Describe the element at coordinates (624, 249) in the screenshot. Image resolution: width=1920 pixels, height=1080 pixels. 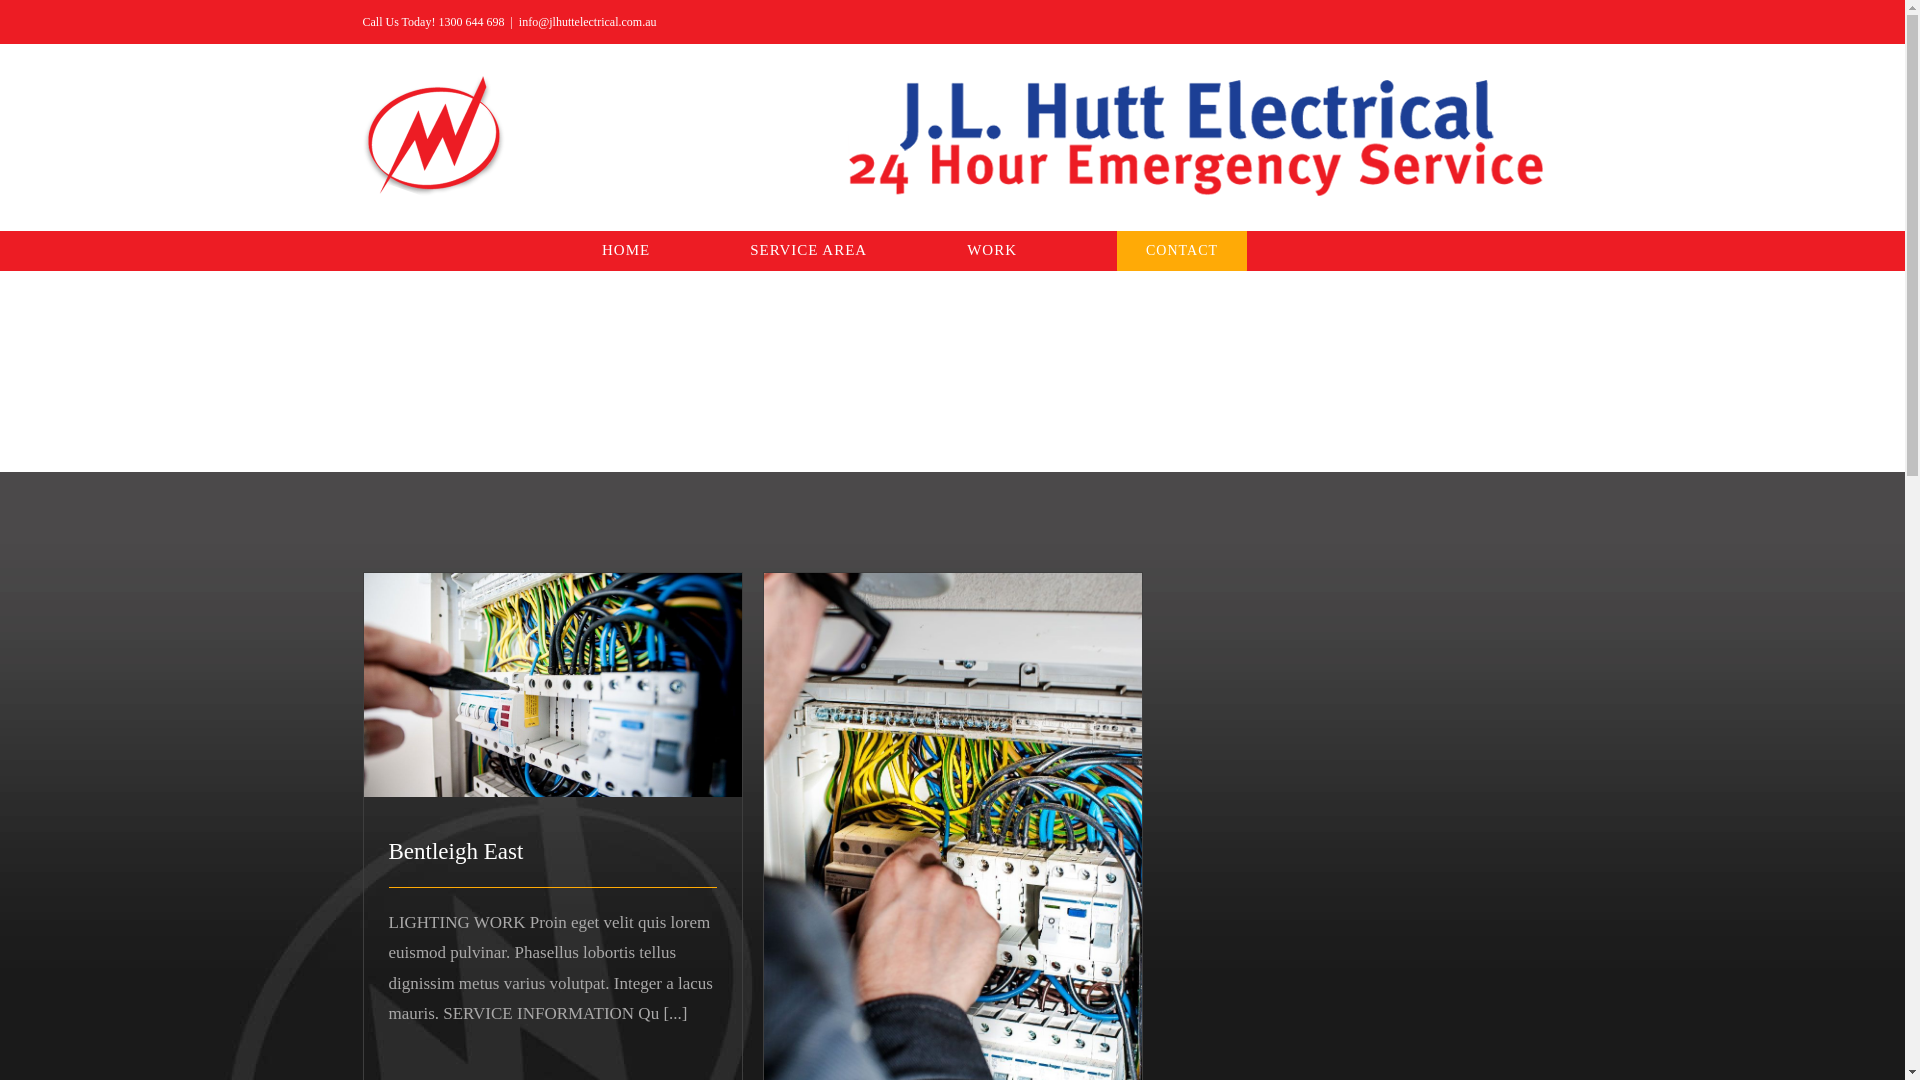
I see `'HOME'` at that location.